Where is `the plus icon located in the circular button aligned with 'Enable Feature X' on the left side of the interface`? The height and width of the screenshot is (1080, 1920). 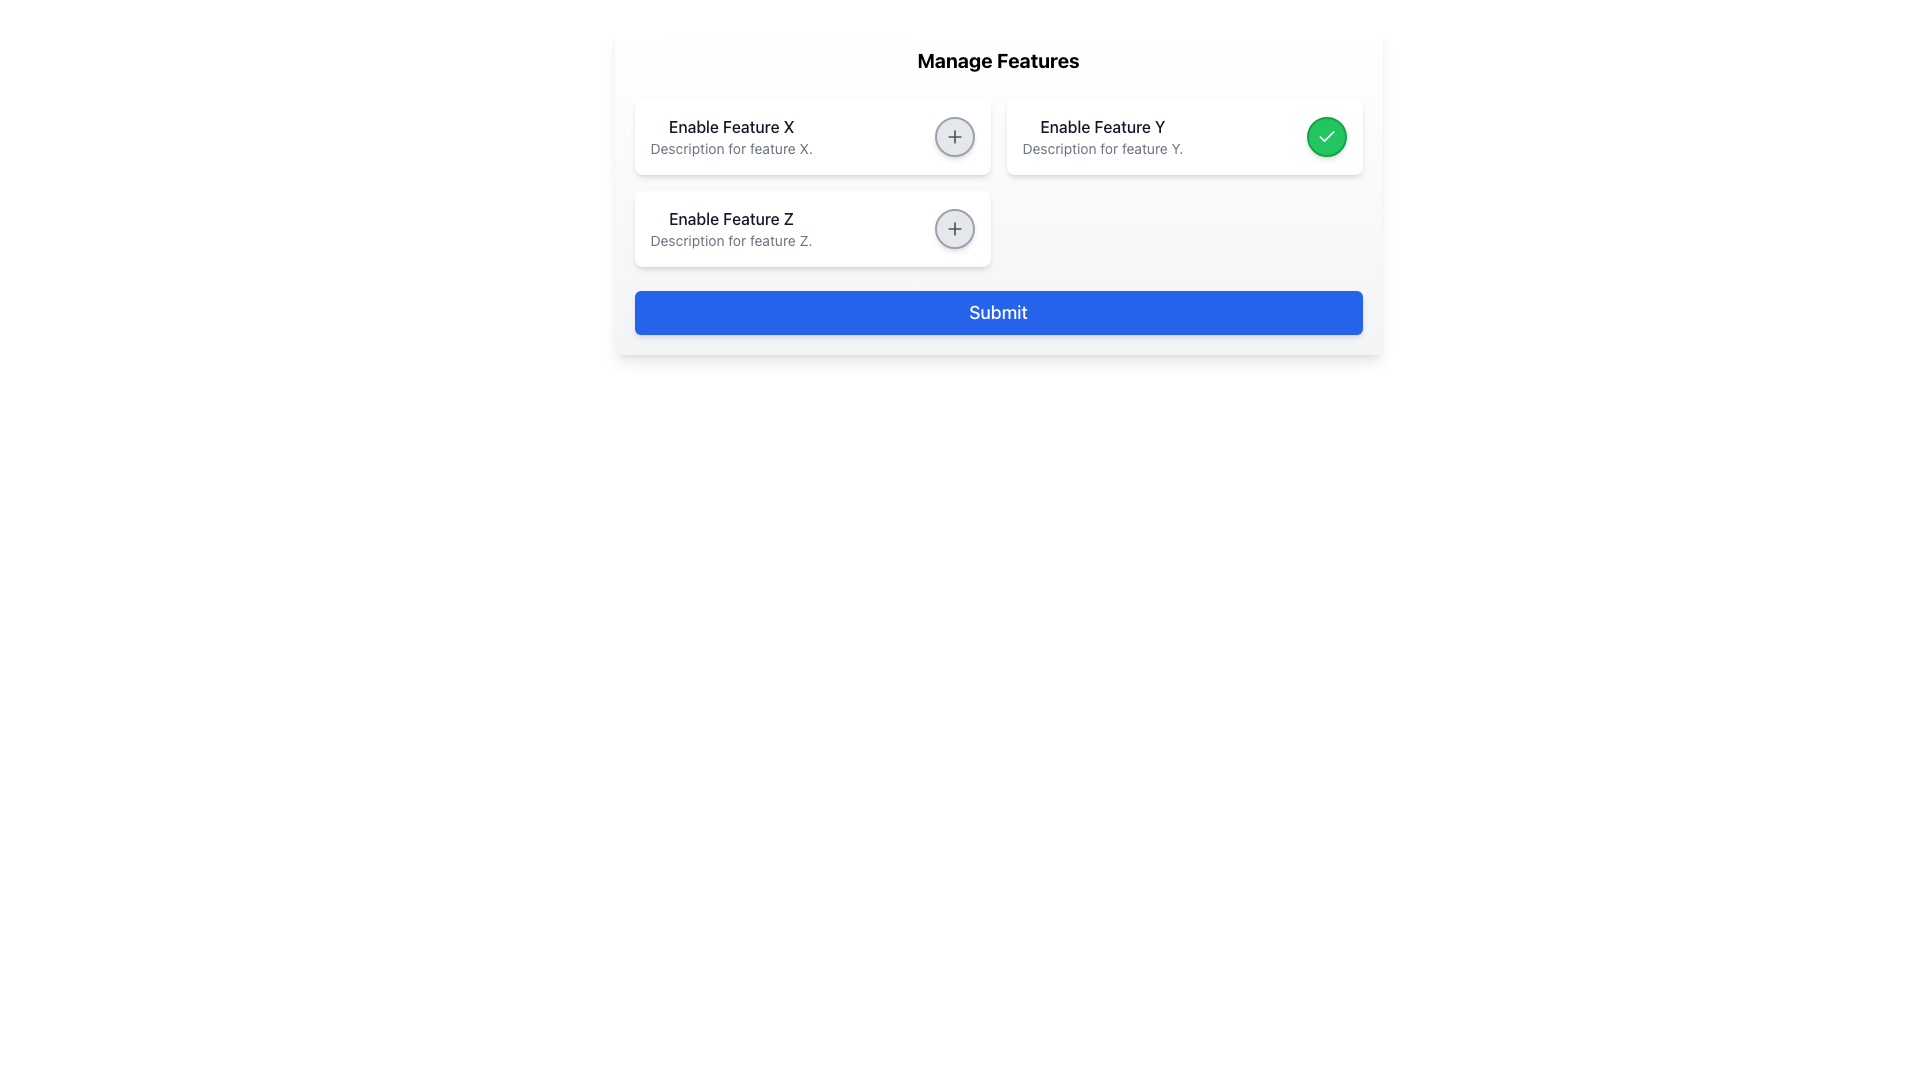 the plus icon located in the circular button aligned with 'Enable Feature X' on the left side of the interface is located at coordinates (953, 227).